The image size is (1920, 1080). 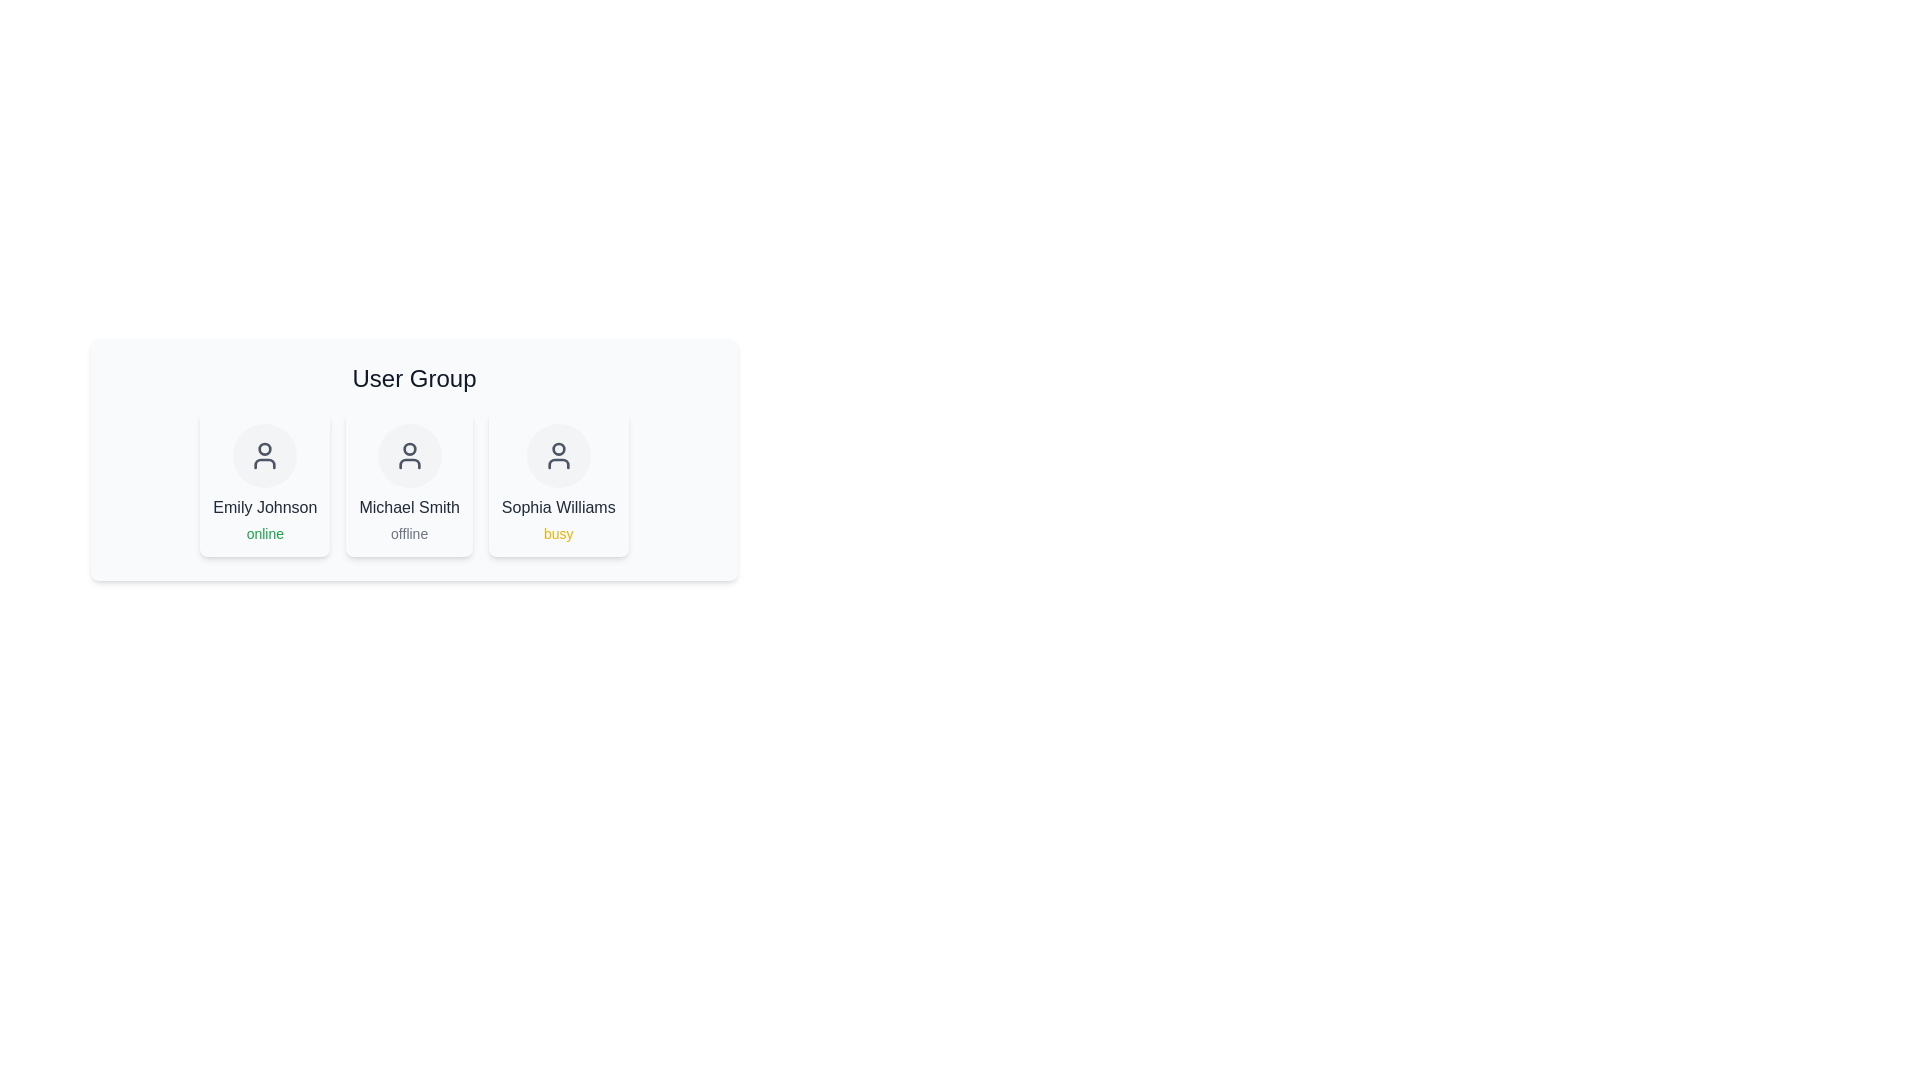 I want to click on the 'busy' status graphical icon (circle) within the avatar of user 'Sophia Williams', which is the third user card in the 'User Group' section, so click(x=558, y=448).